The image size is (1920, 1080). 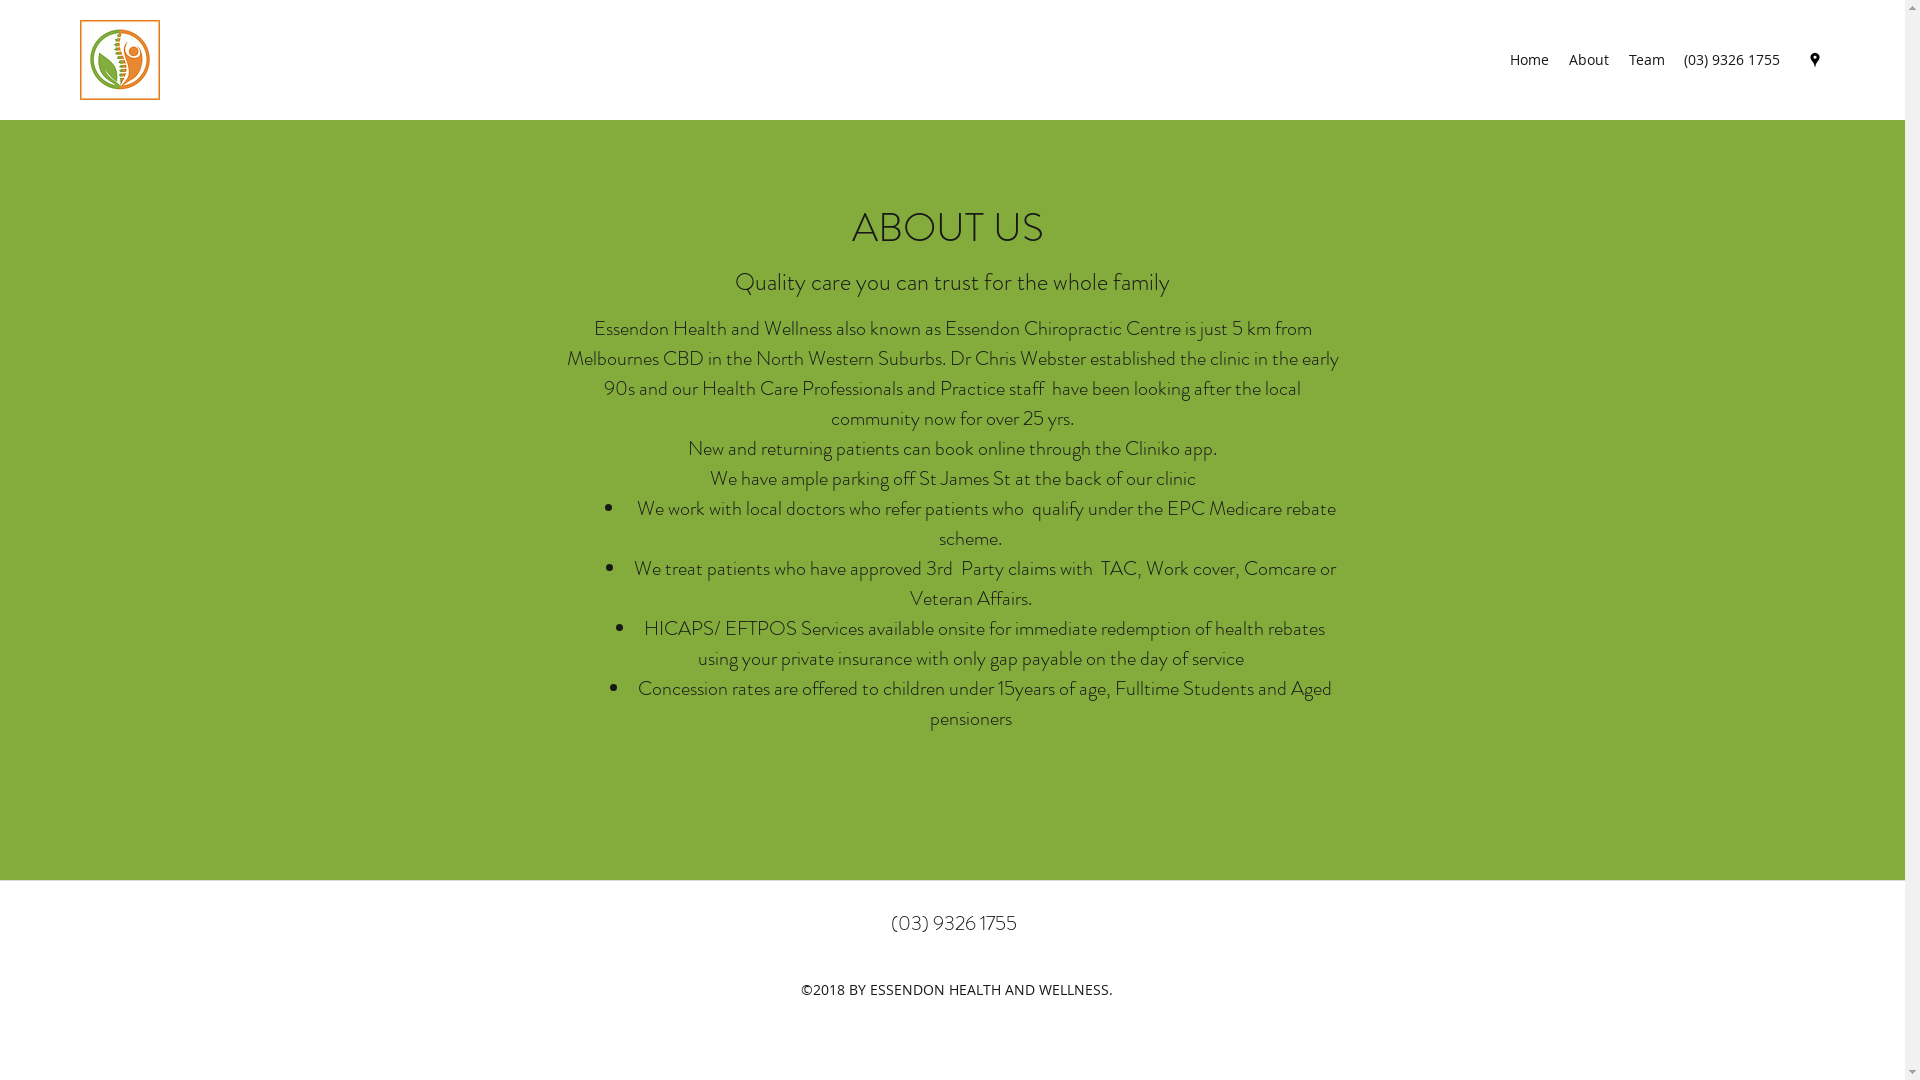 I want to click on 'About', so click(x=1587, y=59).